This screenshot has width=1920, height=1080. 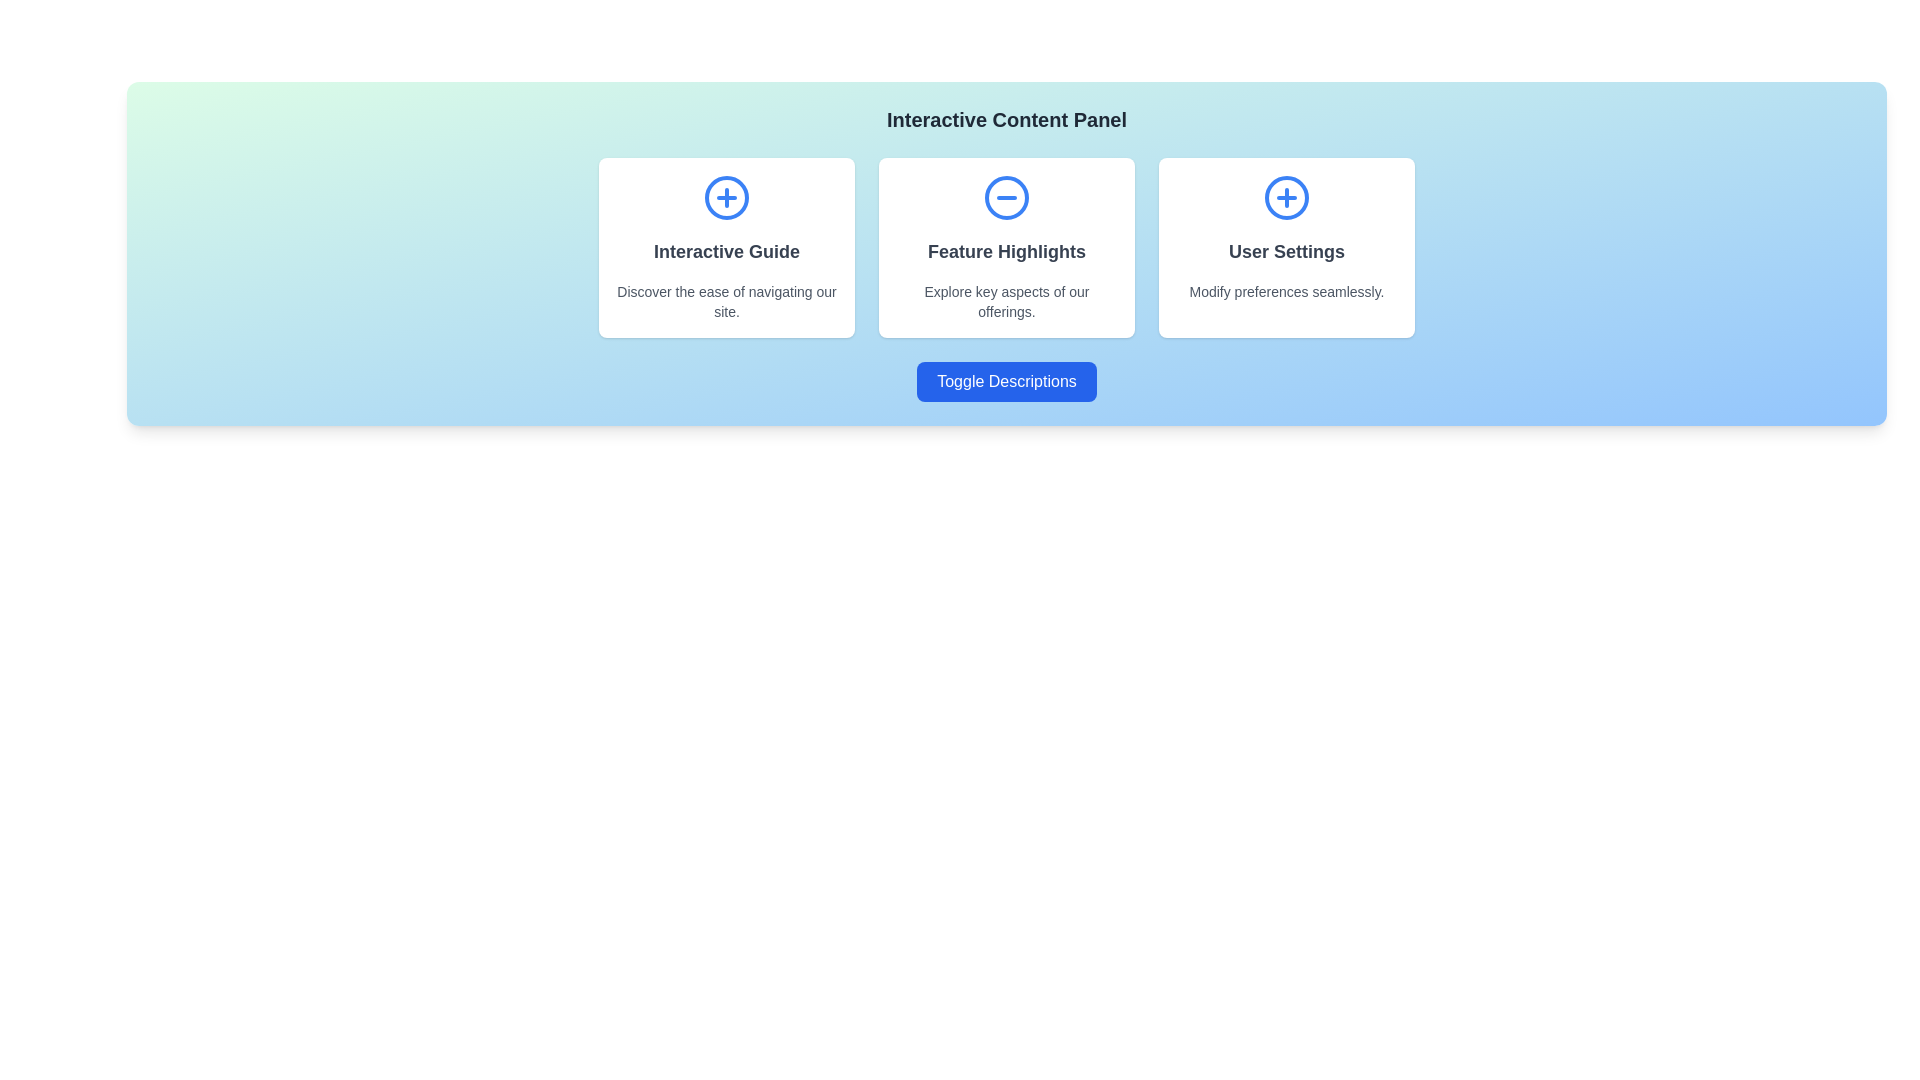 I want to click on the circular icon with a blue border and a horizontal minus sign at its center, located within the second white card titled 'Feature Highlights', so click(x=1007, y=197).